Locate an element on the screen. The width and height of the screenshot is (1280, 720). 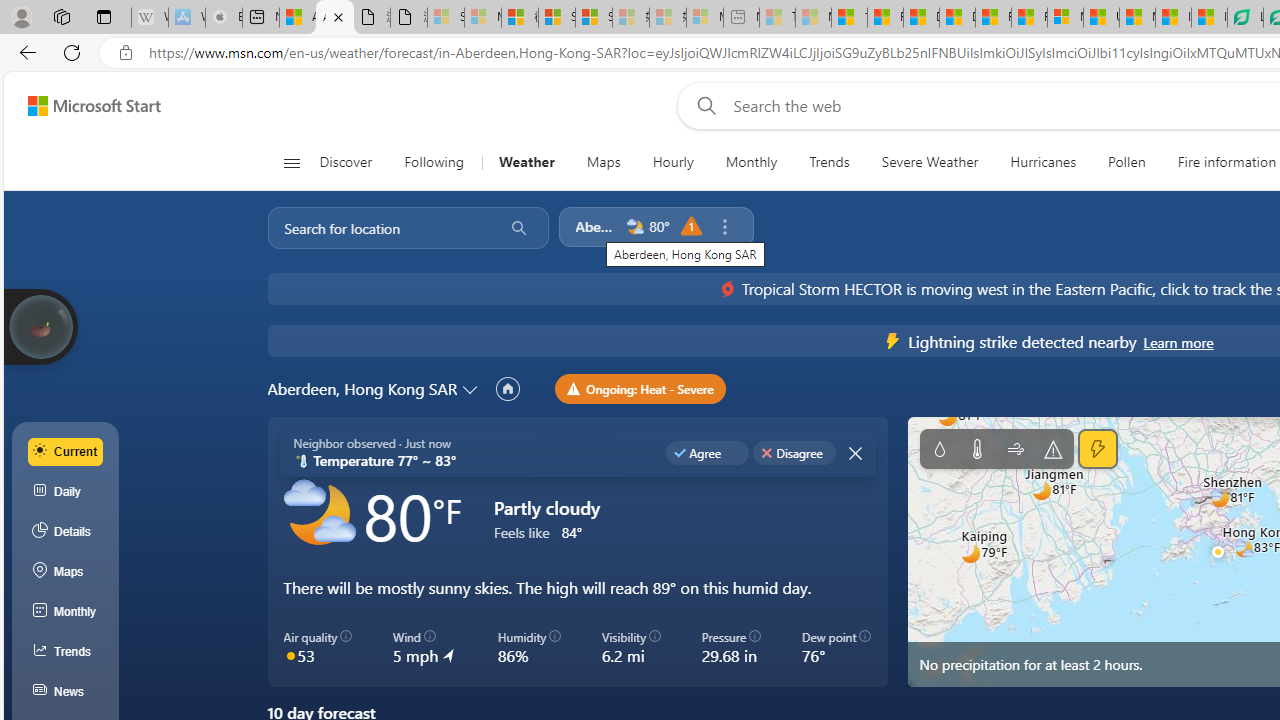
'Air quality 53' is located at coordinates (317, 648).